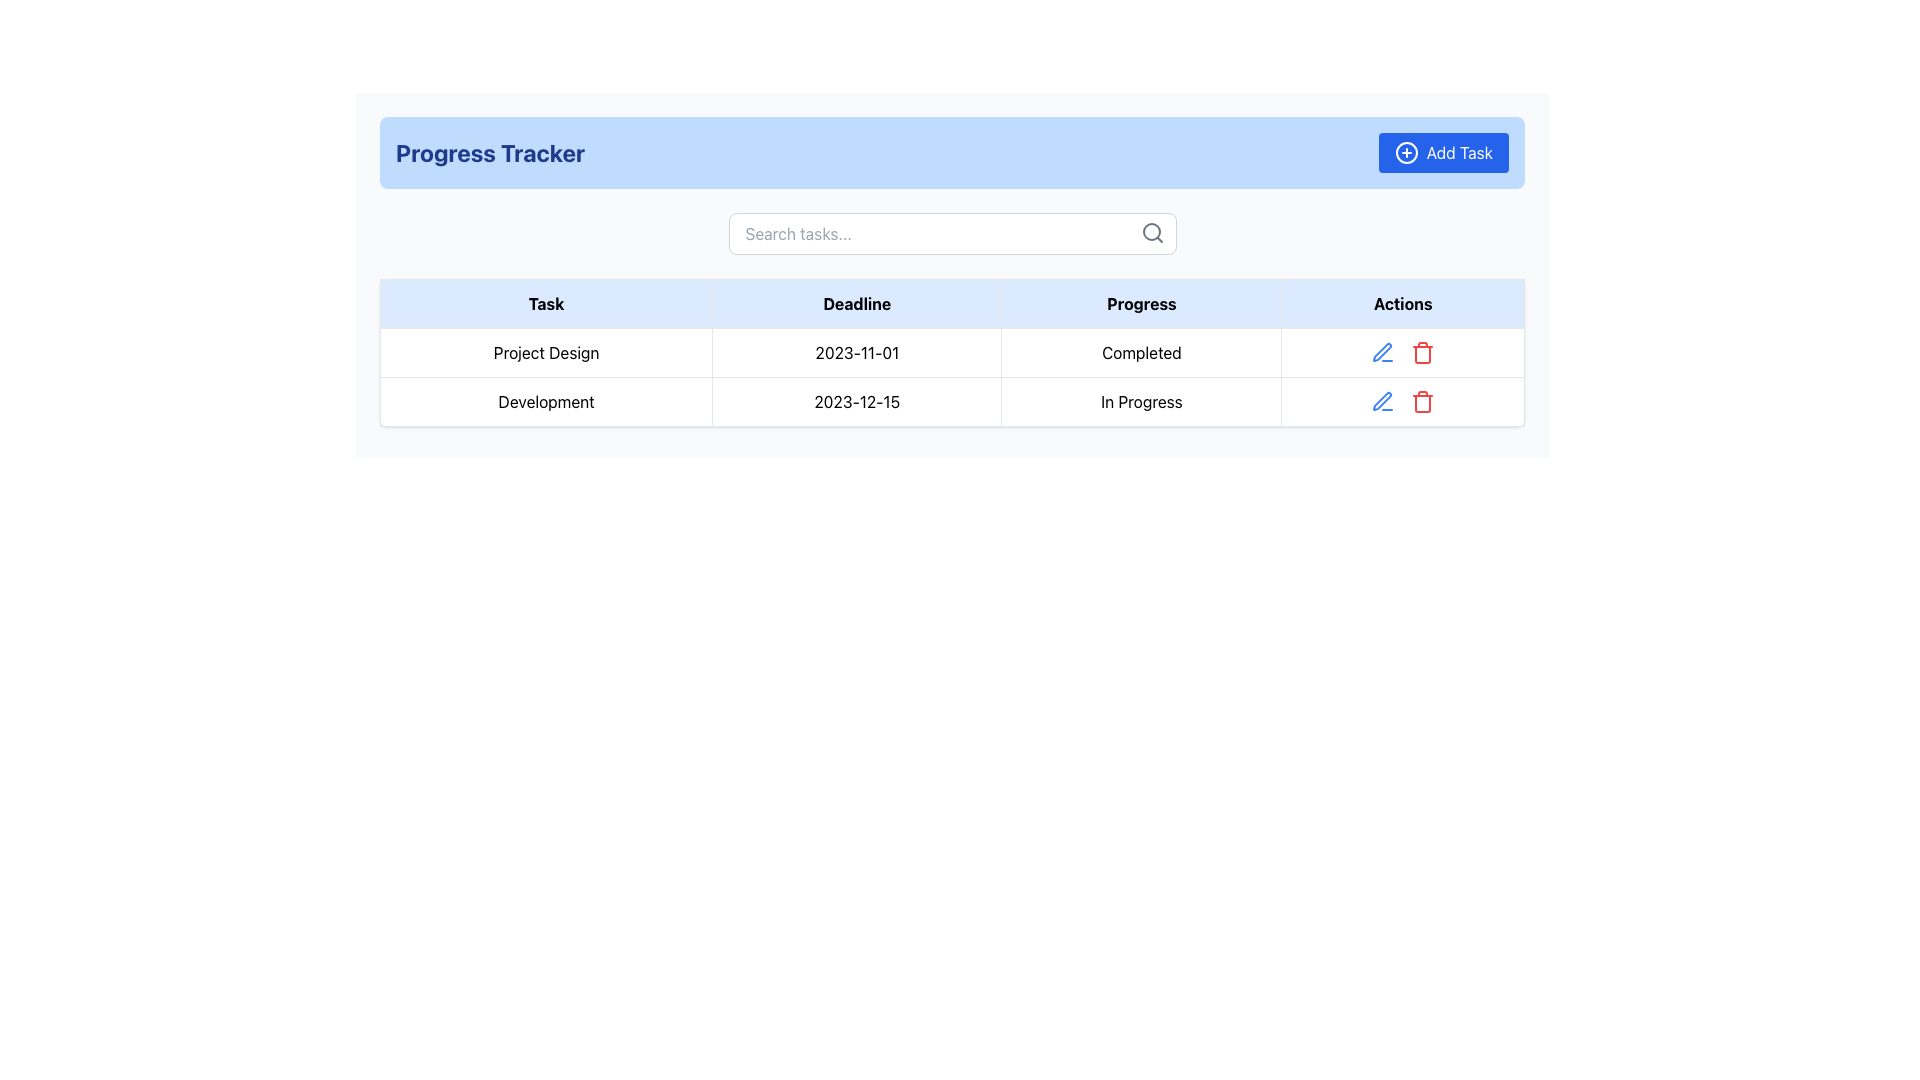 This screenshot has height=1080, width=1920. I want to click on on the second row of the table containing the task 'Development' with a deadline of '2023-12-15' and status 'In Progress', so click(951, 401).